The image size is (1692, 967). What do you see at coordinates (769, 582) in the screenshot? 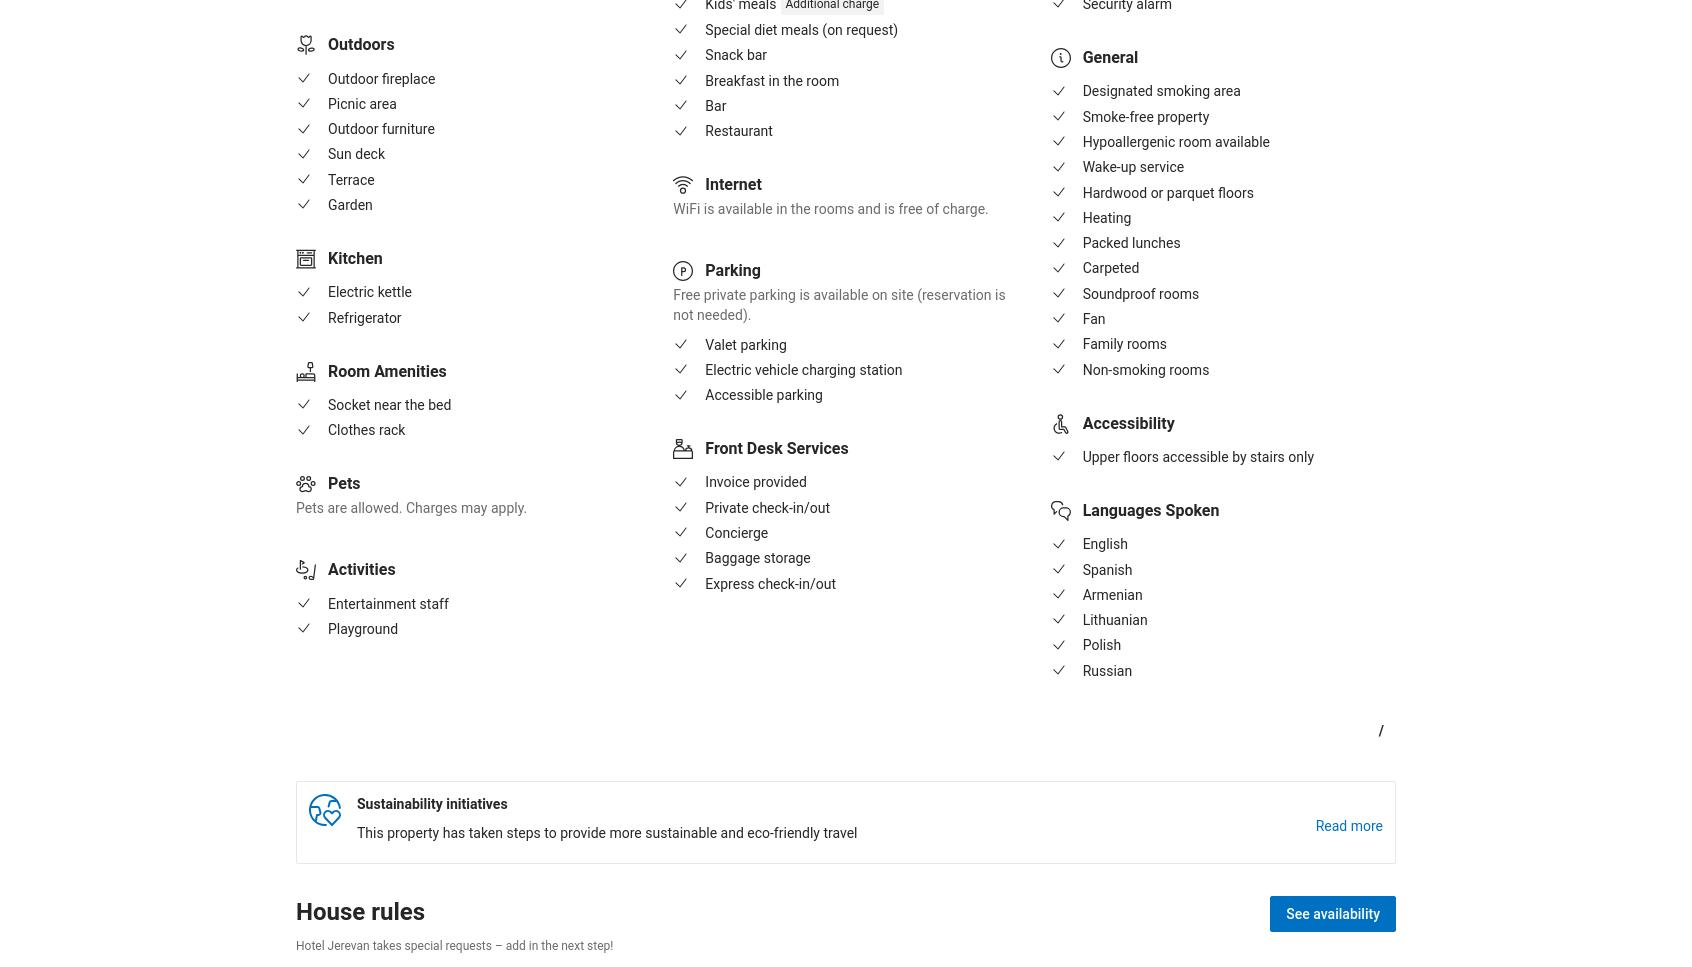
I see `'Express check-in/out'` at bounding box center [769, 582].